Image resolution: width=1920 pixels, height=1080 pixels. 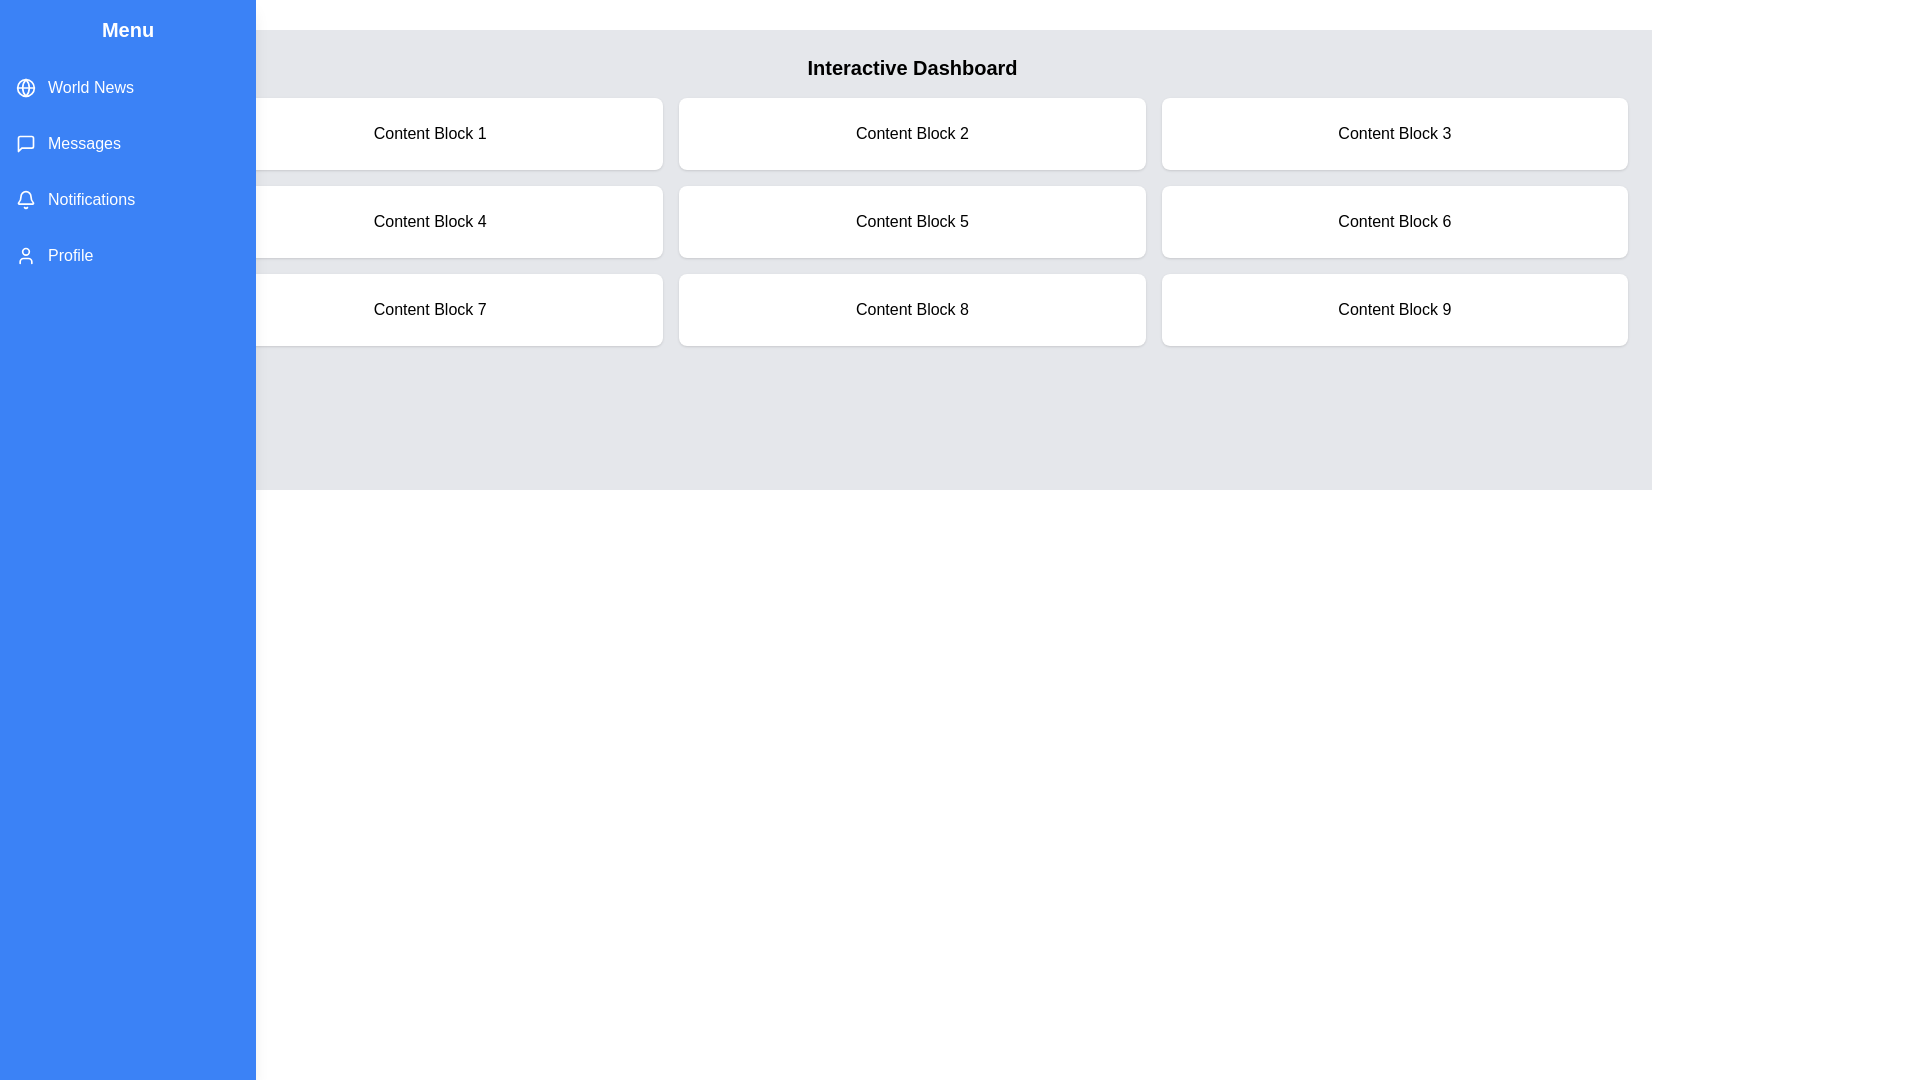 I want to click on the menu item Messages from the list, so click(x=127, y=142).